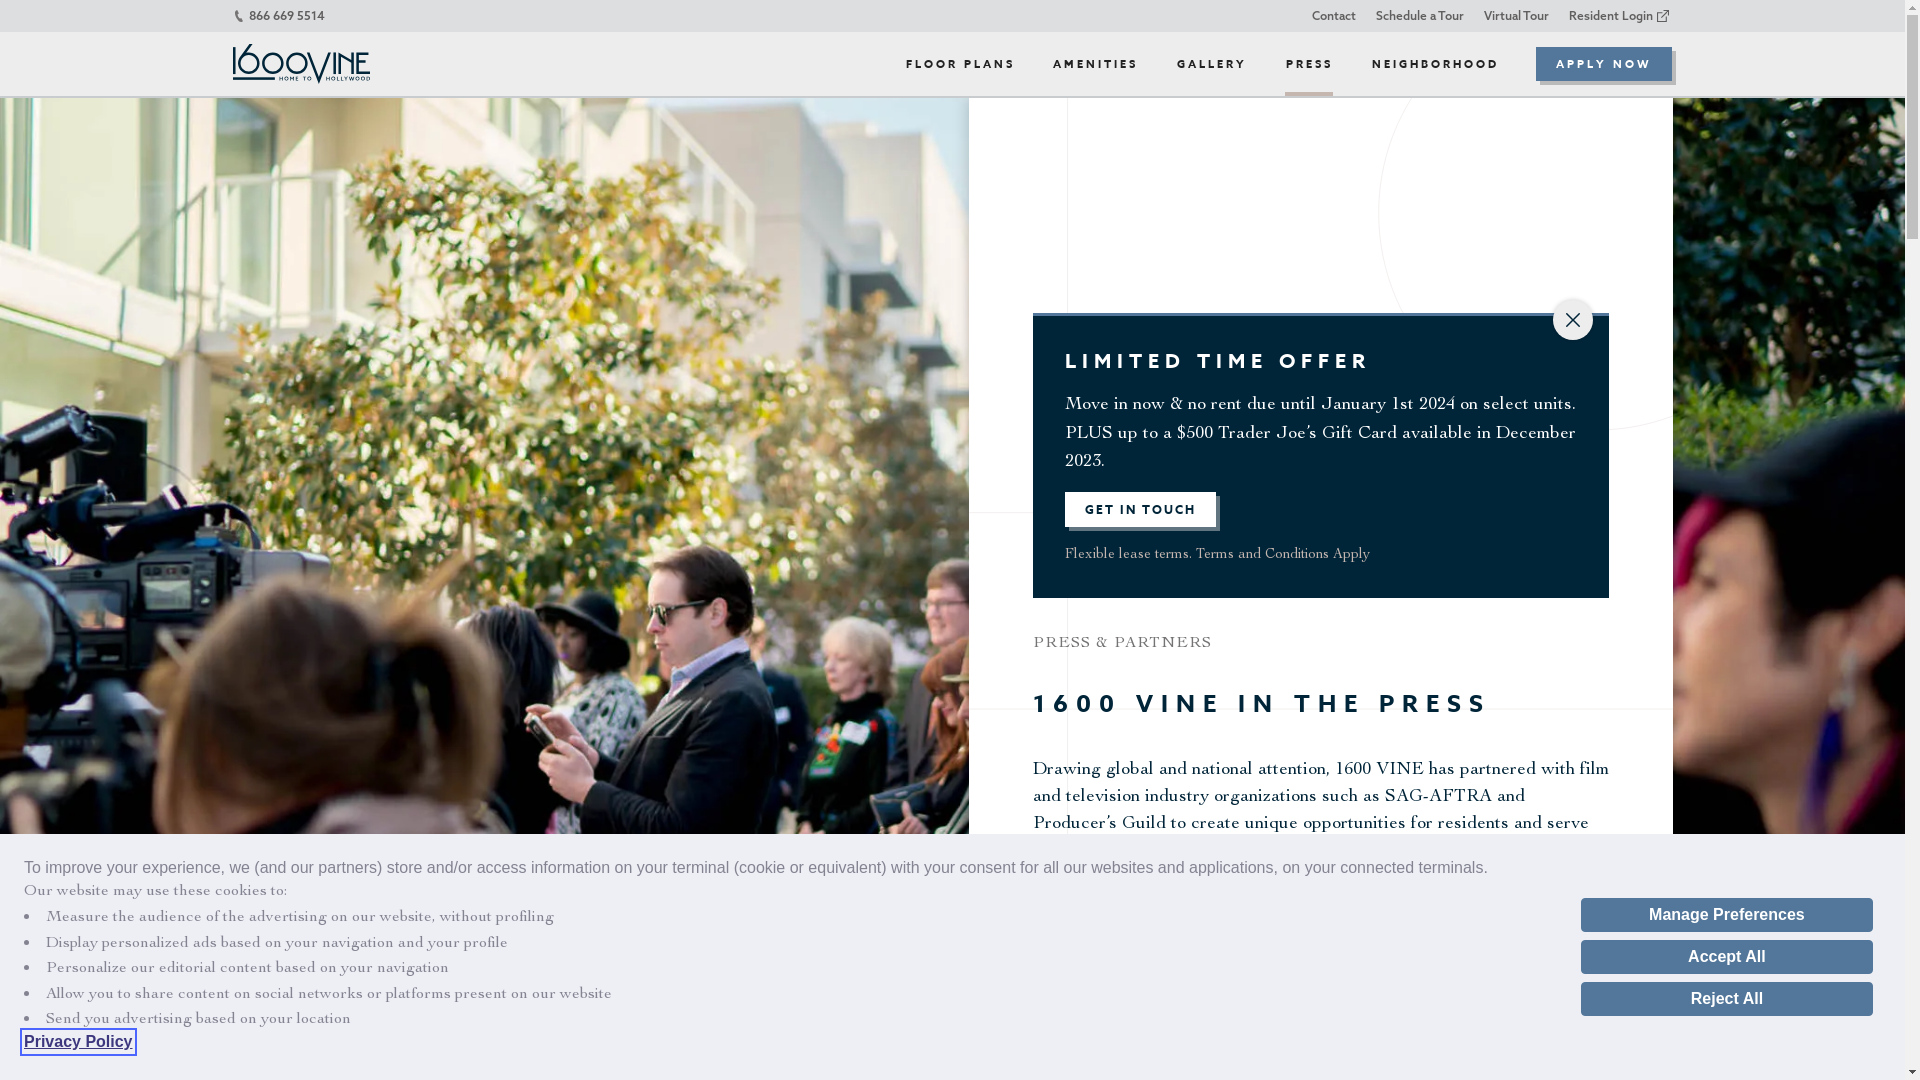 The image size is (1920, 1080). I want to click on 'APPLY NOW', so click(1535, 63).